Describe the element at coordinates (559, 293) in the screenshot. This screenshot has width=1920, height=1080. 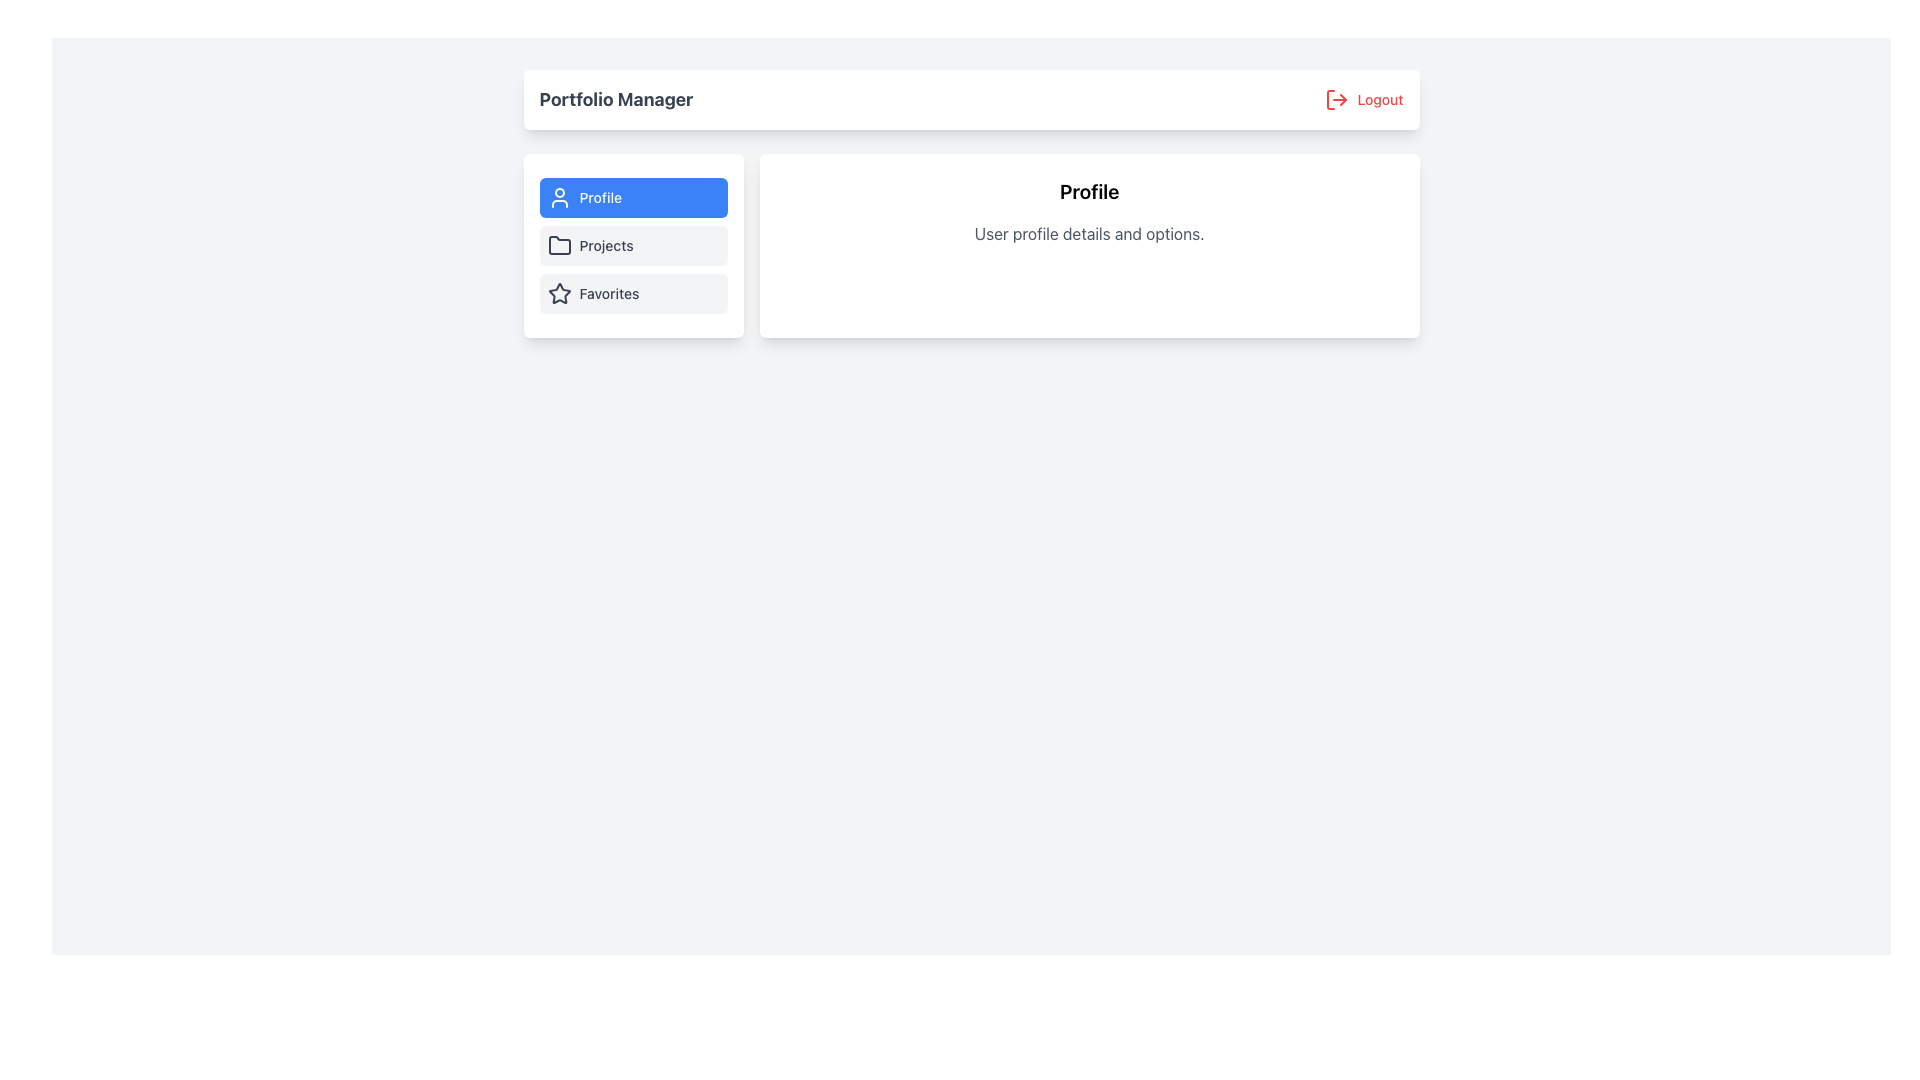
I see `the star-shaped icon that serves as the graphical identifier for the 'Favorites' menu item, located to the left of the 'Favorites' text label` at that location.